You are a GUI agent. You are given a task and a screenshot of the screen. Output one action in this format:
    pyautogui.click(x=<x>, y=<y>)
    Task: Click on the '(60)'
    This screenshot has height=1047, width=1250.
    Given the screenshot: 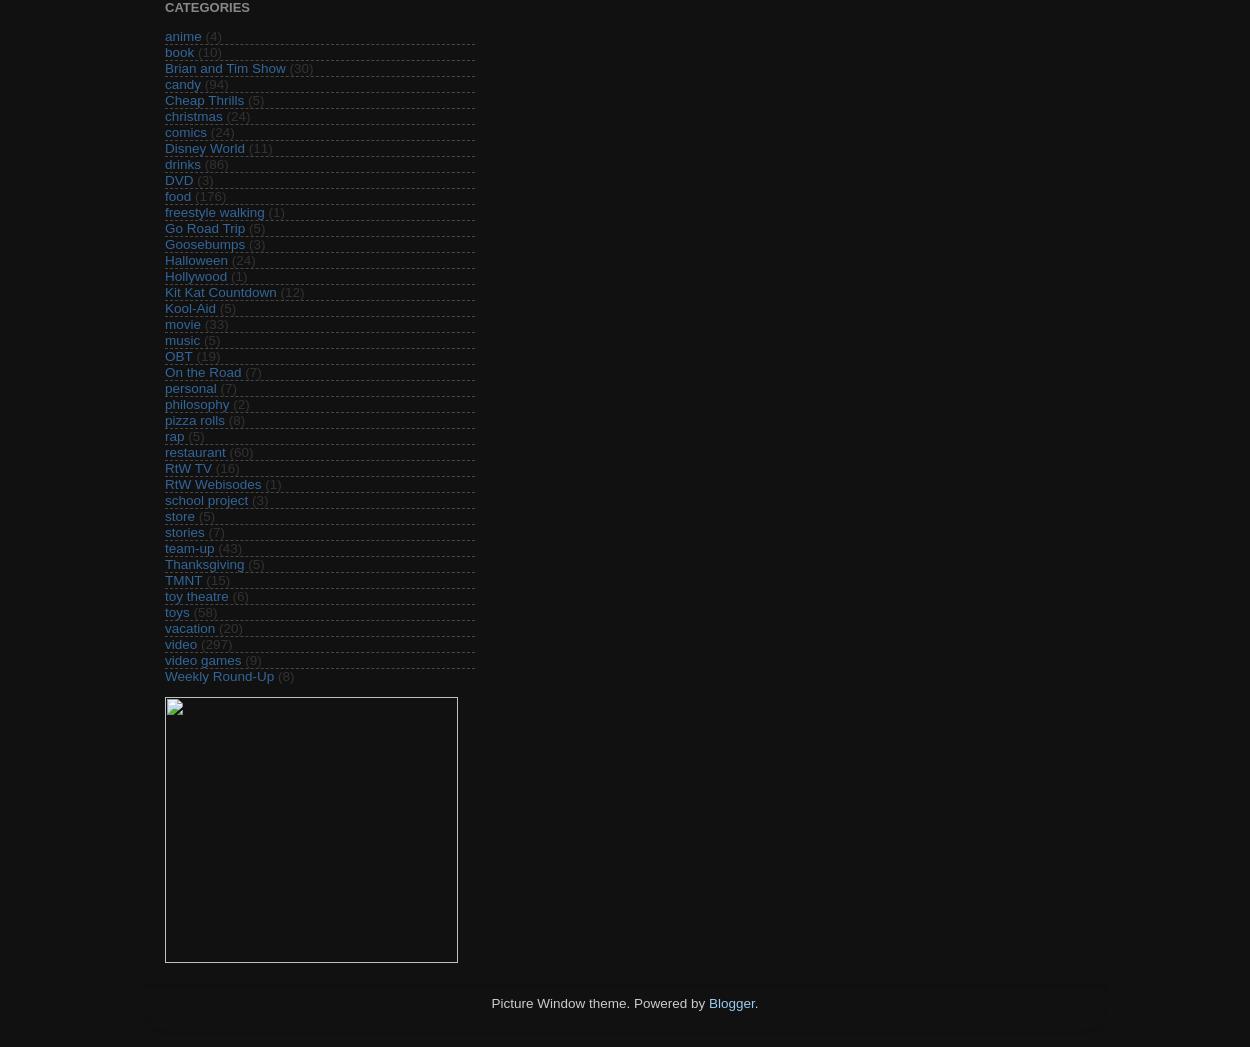 What is the action you would take?
    pyautogui.click(x=240, y=451)
    